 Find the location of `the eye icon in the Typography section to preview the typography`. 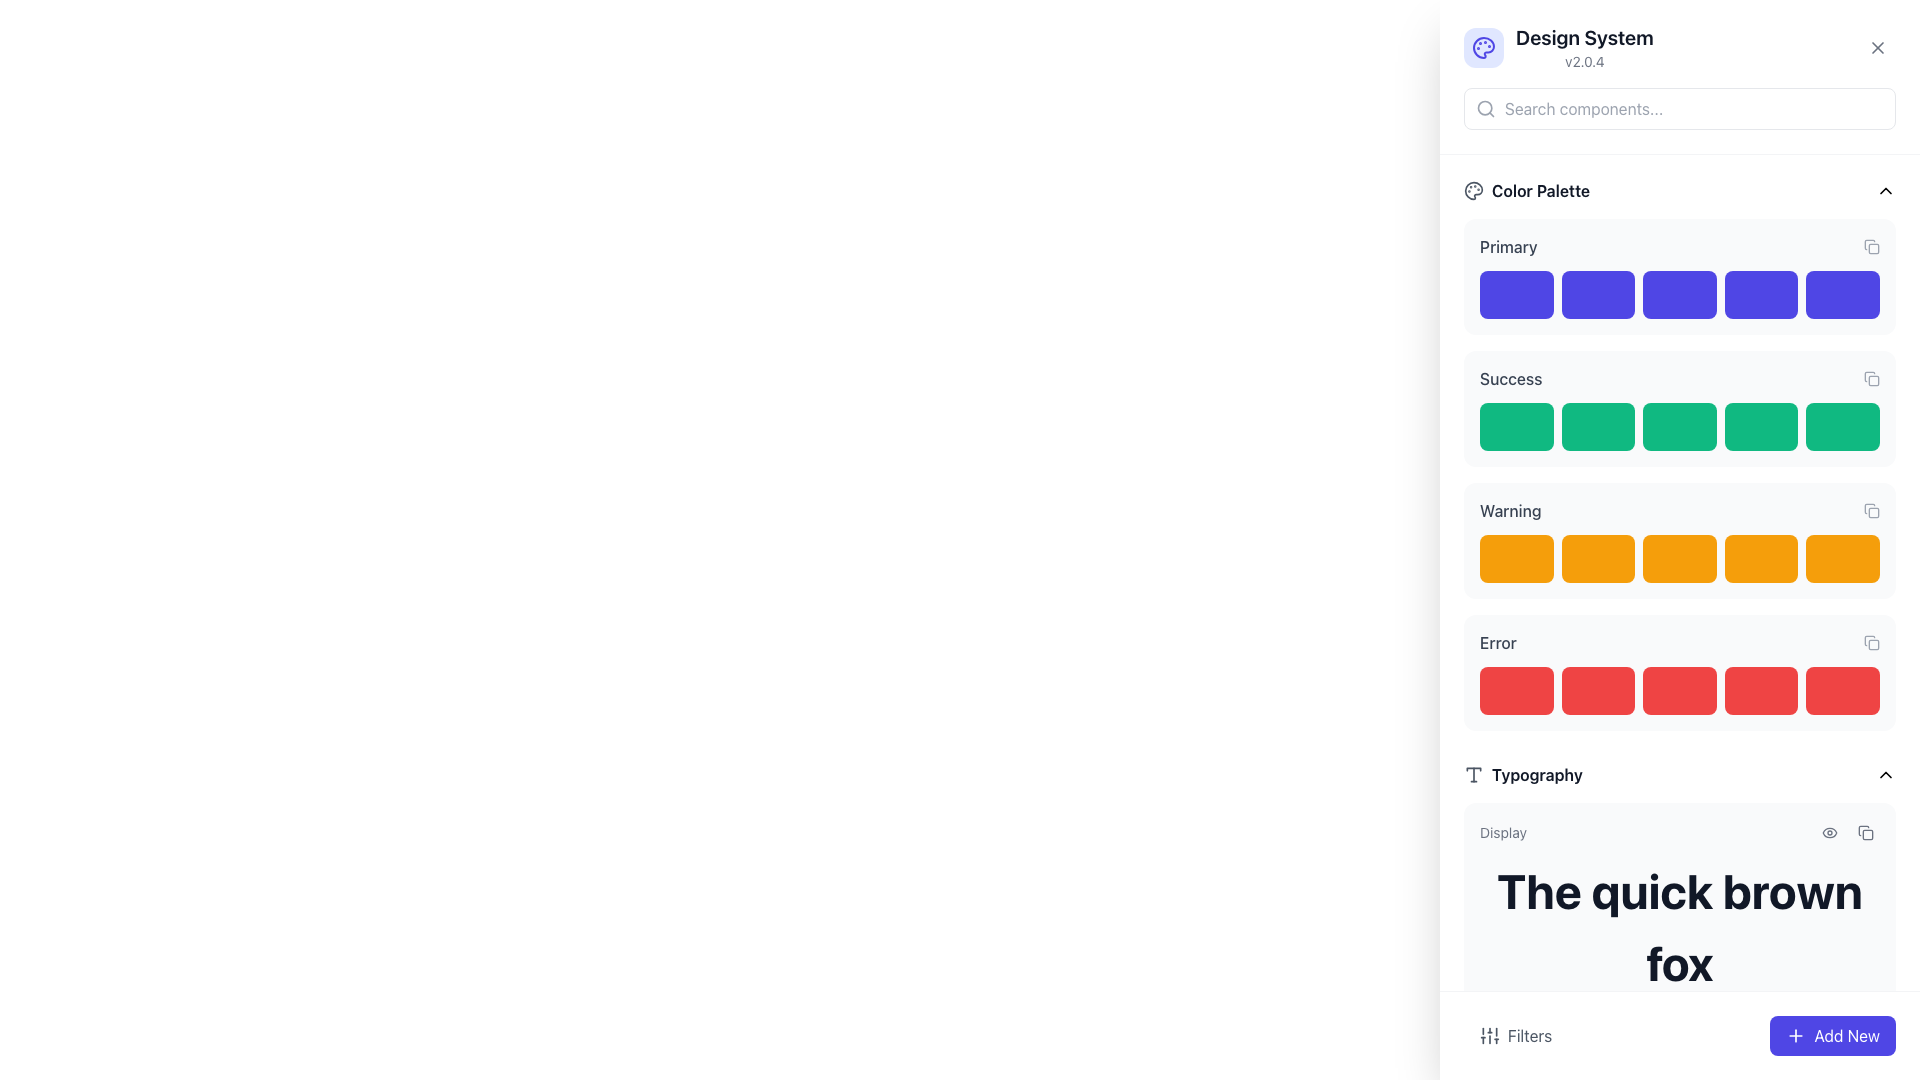

the eye icon in the Typography section to preview the typography is located at coordinates (1847, 833).